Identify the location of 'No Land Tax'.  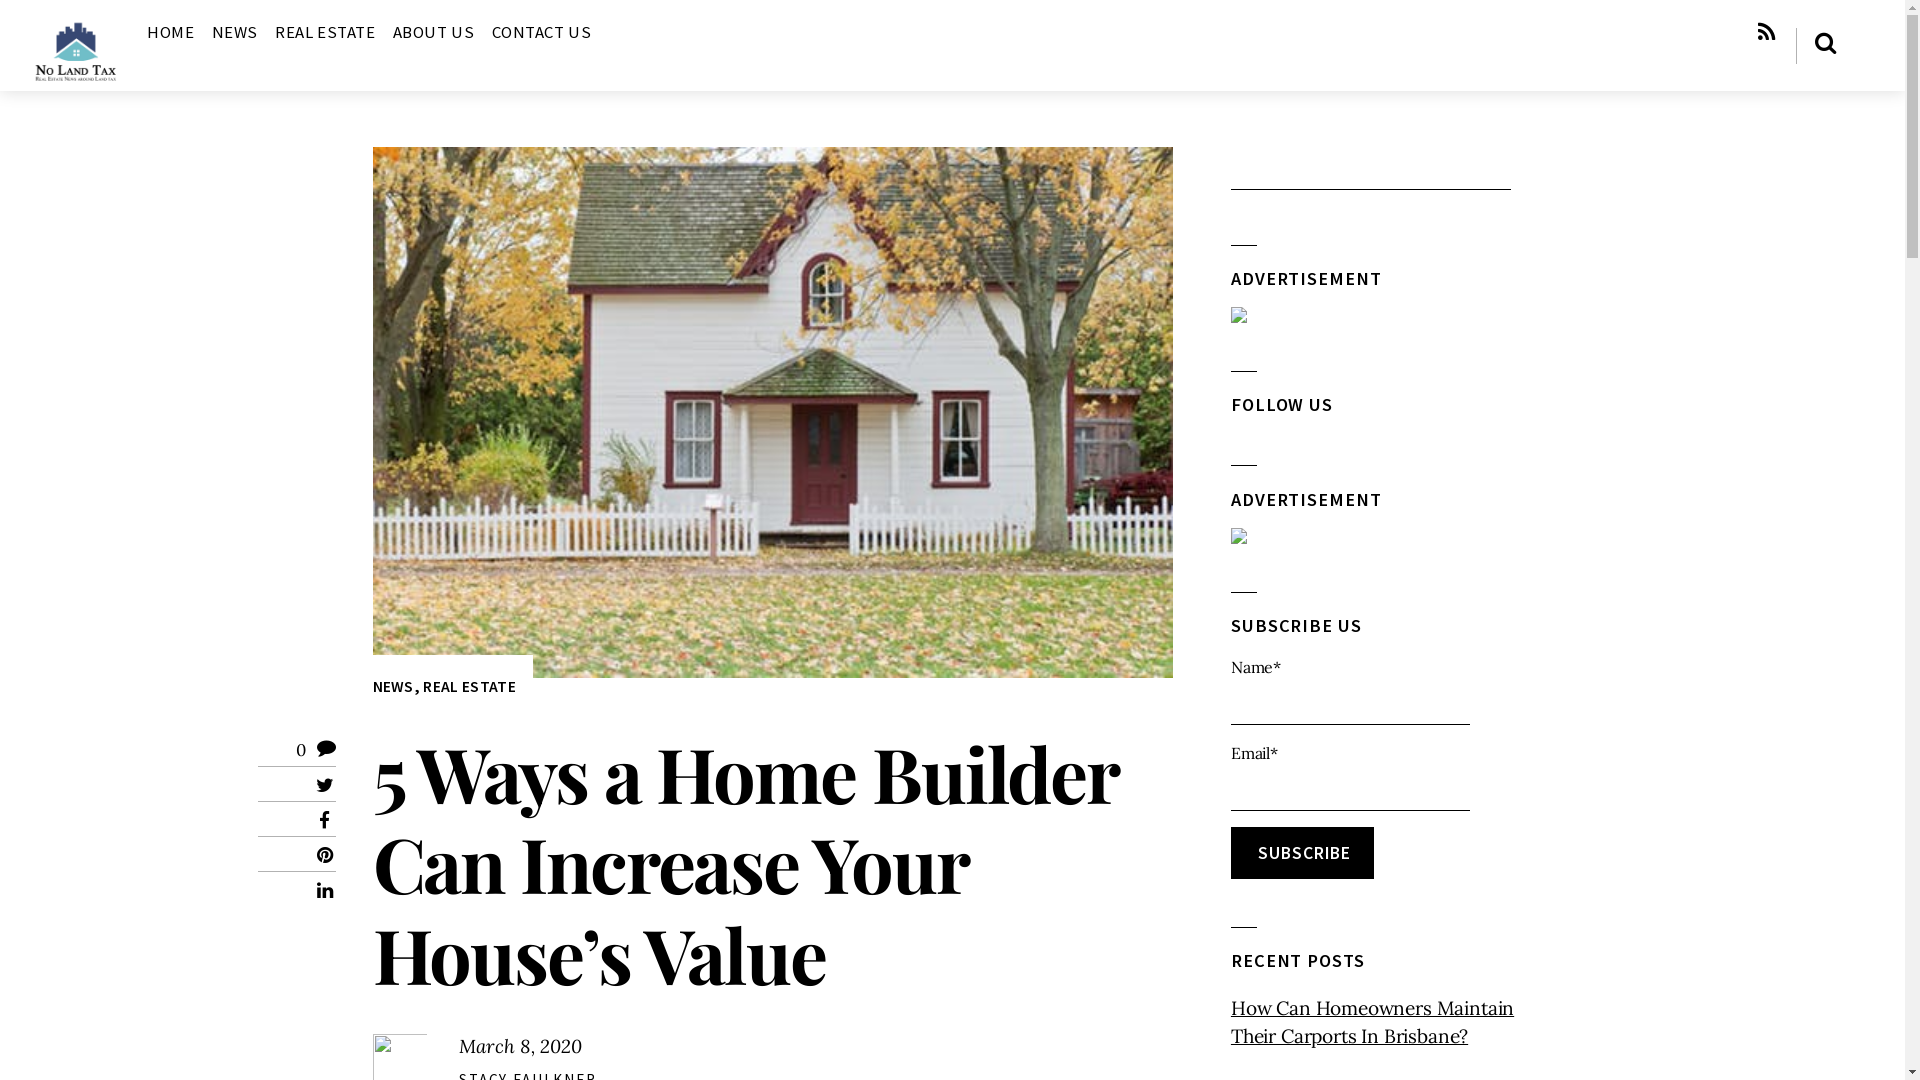
(76, 76).